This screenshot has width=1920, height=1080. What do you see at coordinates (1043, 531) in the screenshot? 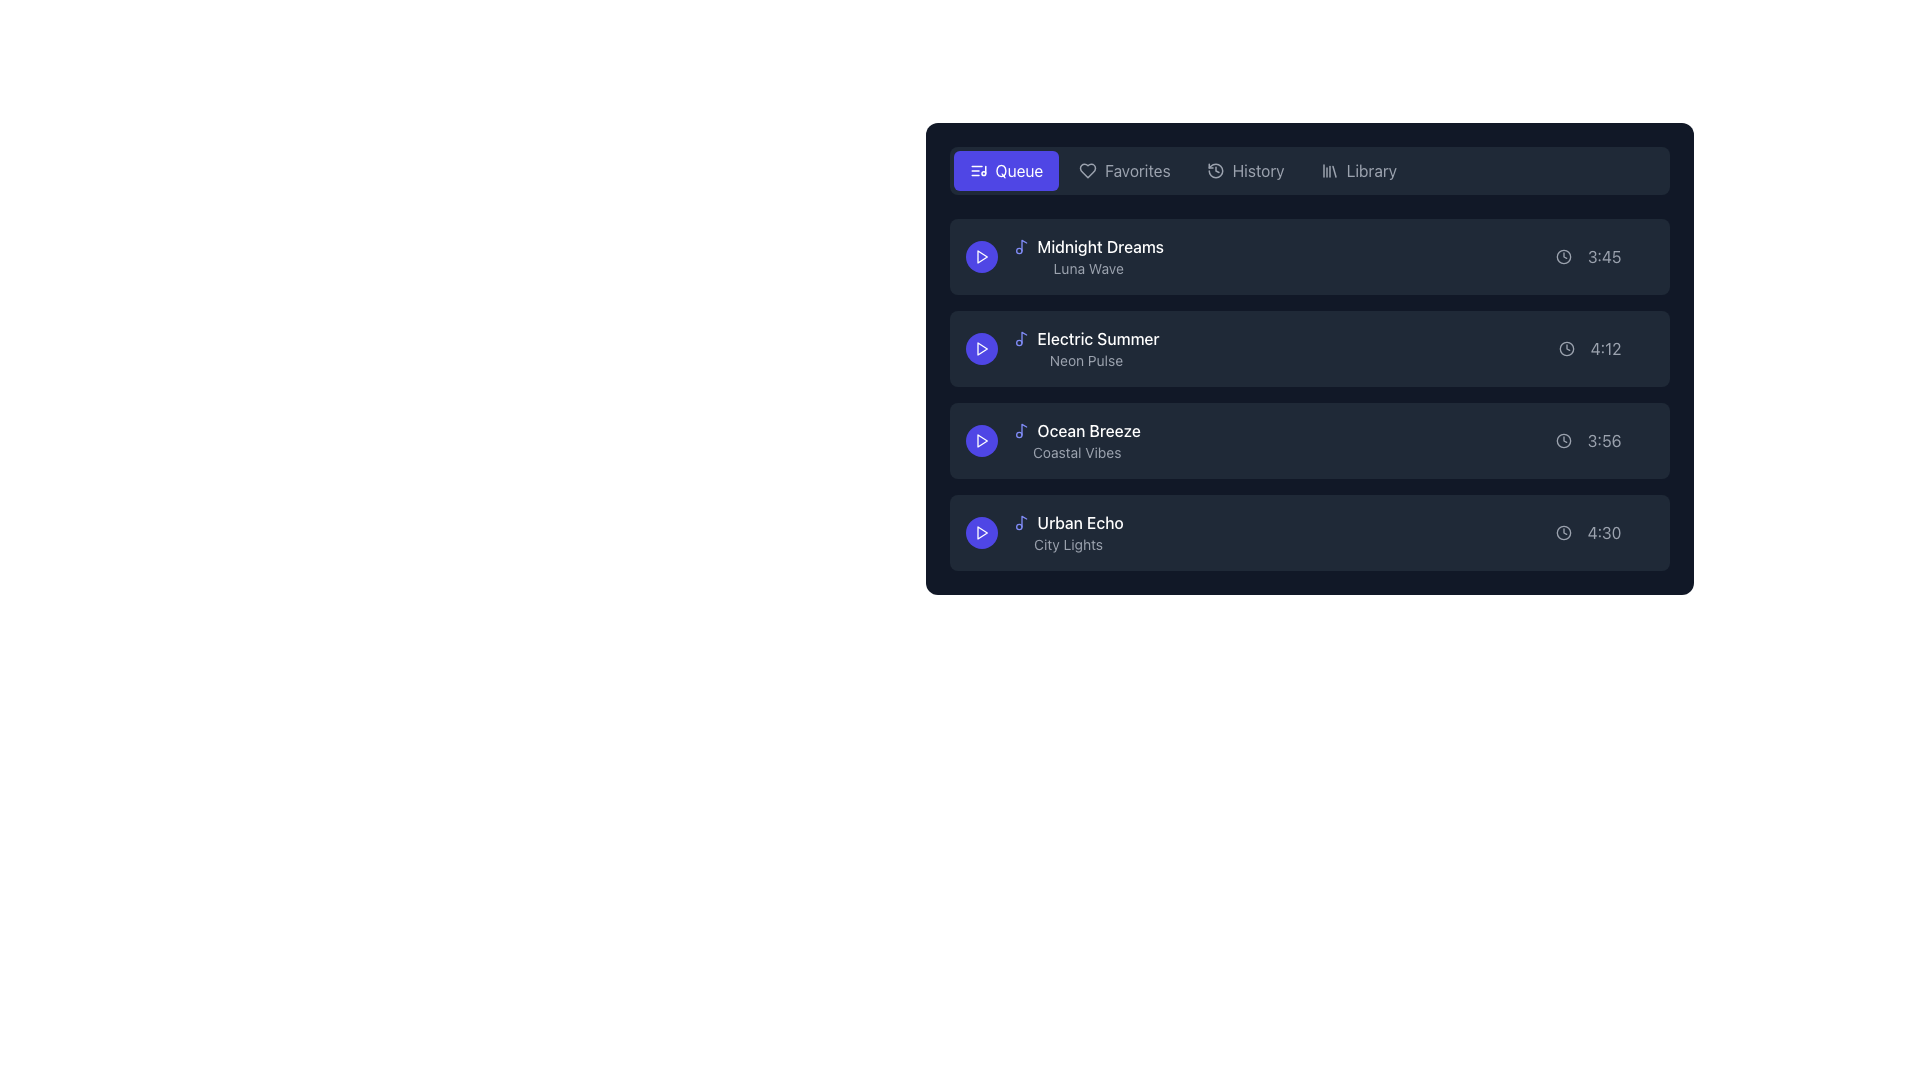
I see `the music item labeled 'Urban Echo' with the subtitle 'City Lights'` at bounding box center [1043, 531].